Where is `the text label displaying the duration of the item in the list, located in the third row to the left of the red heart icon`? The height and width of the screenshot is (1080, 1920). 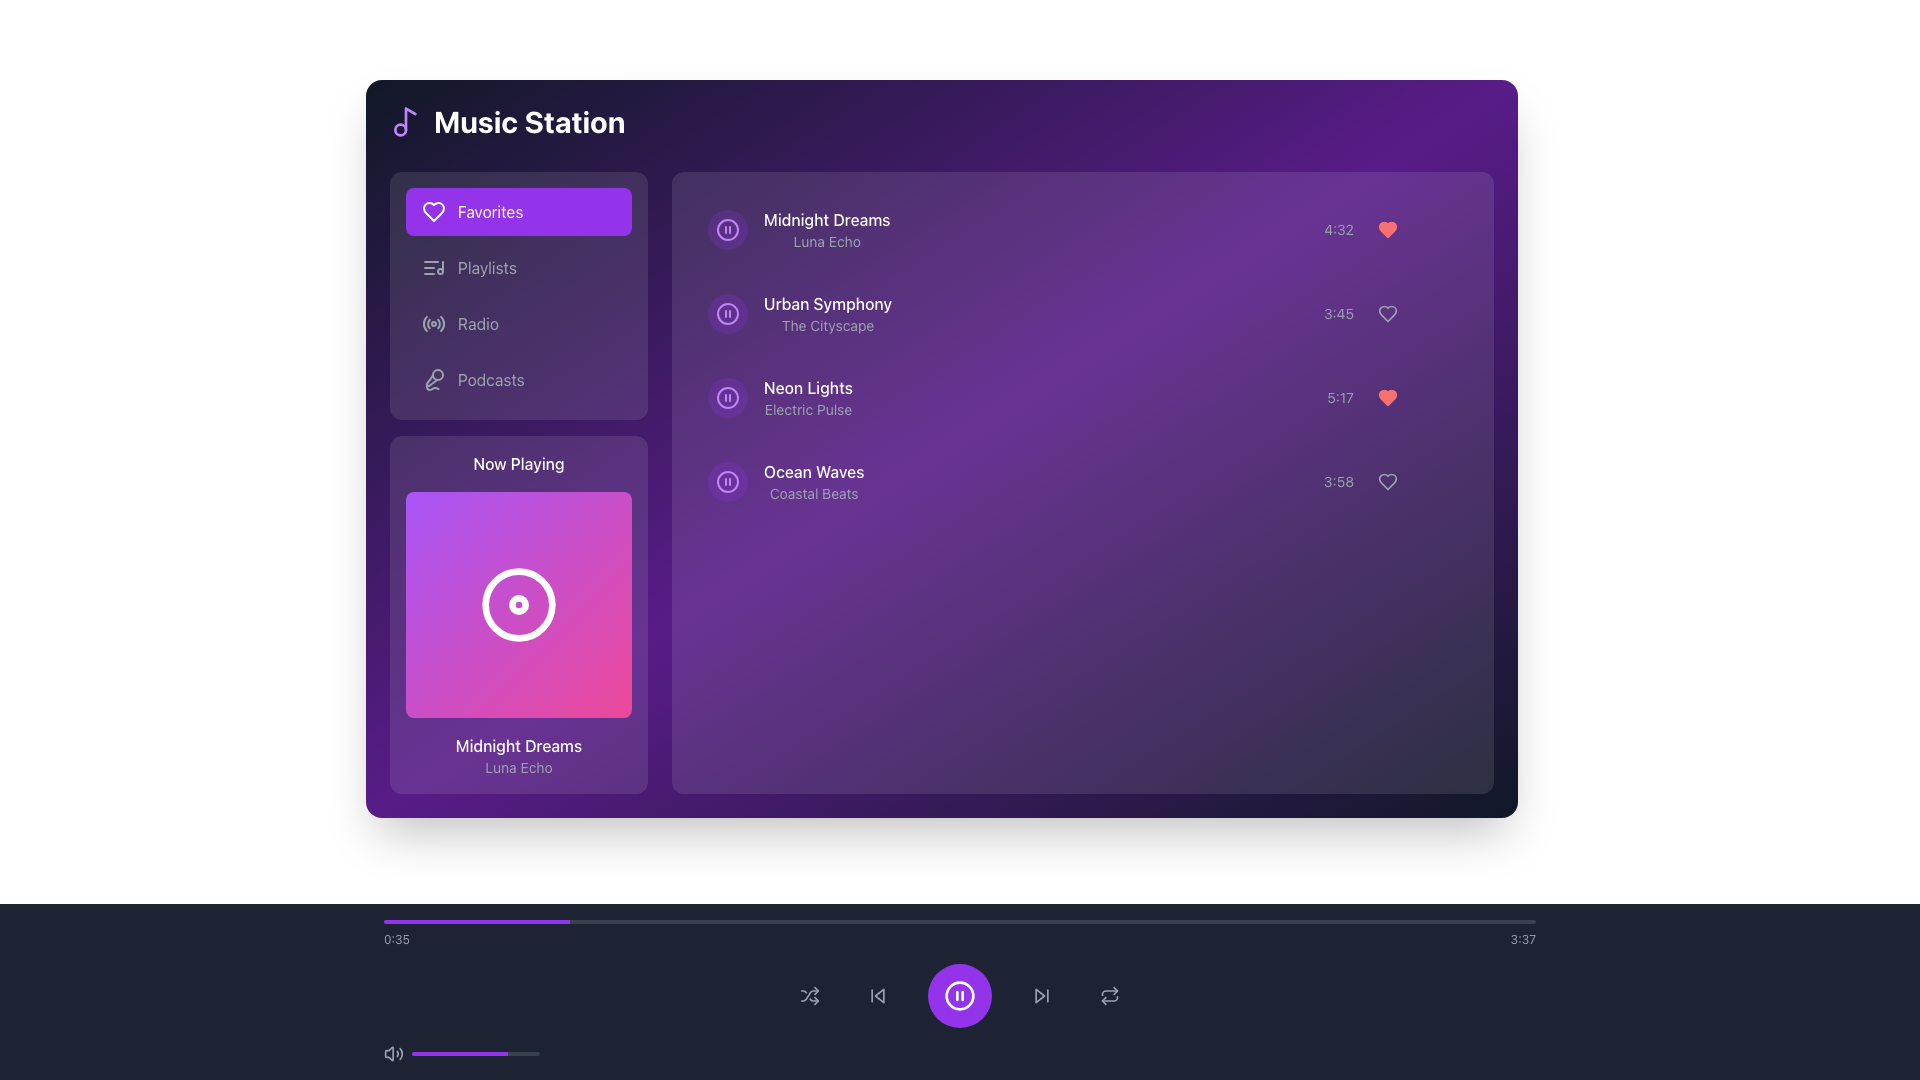
the text label displaying the duration of the item in the list, located in the third row to the left of the red heart icon is located at coordinates (1340, 397).